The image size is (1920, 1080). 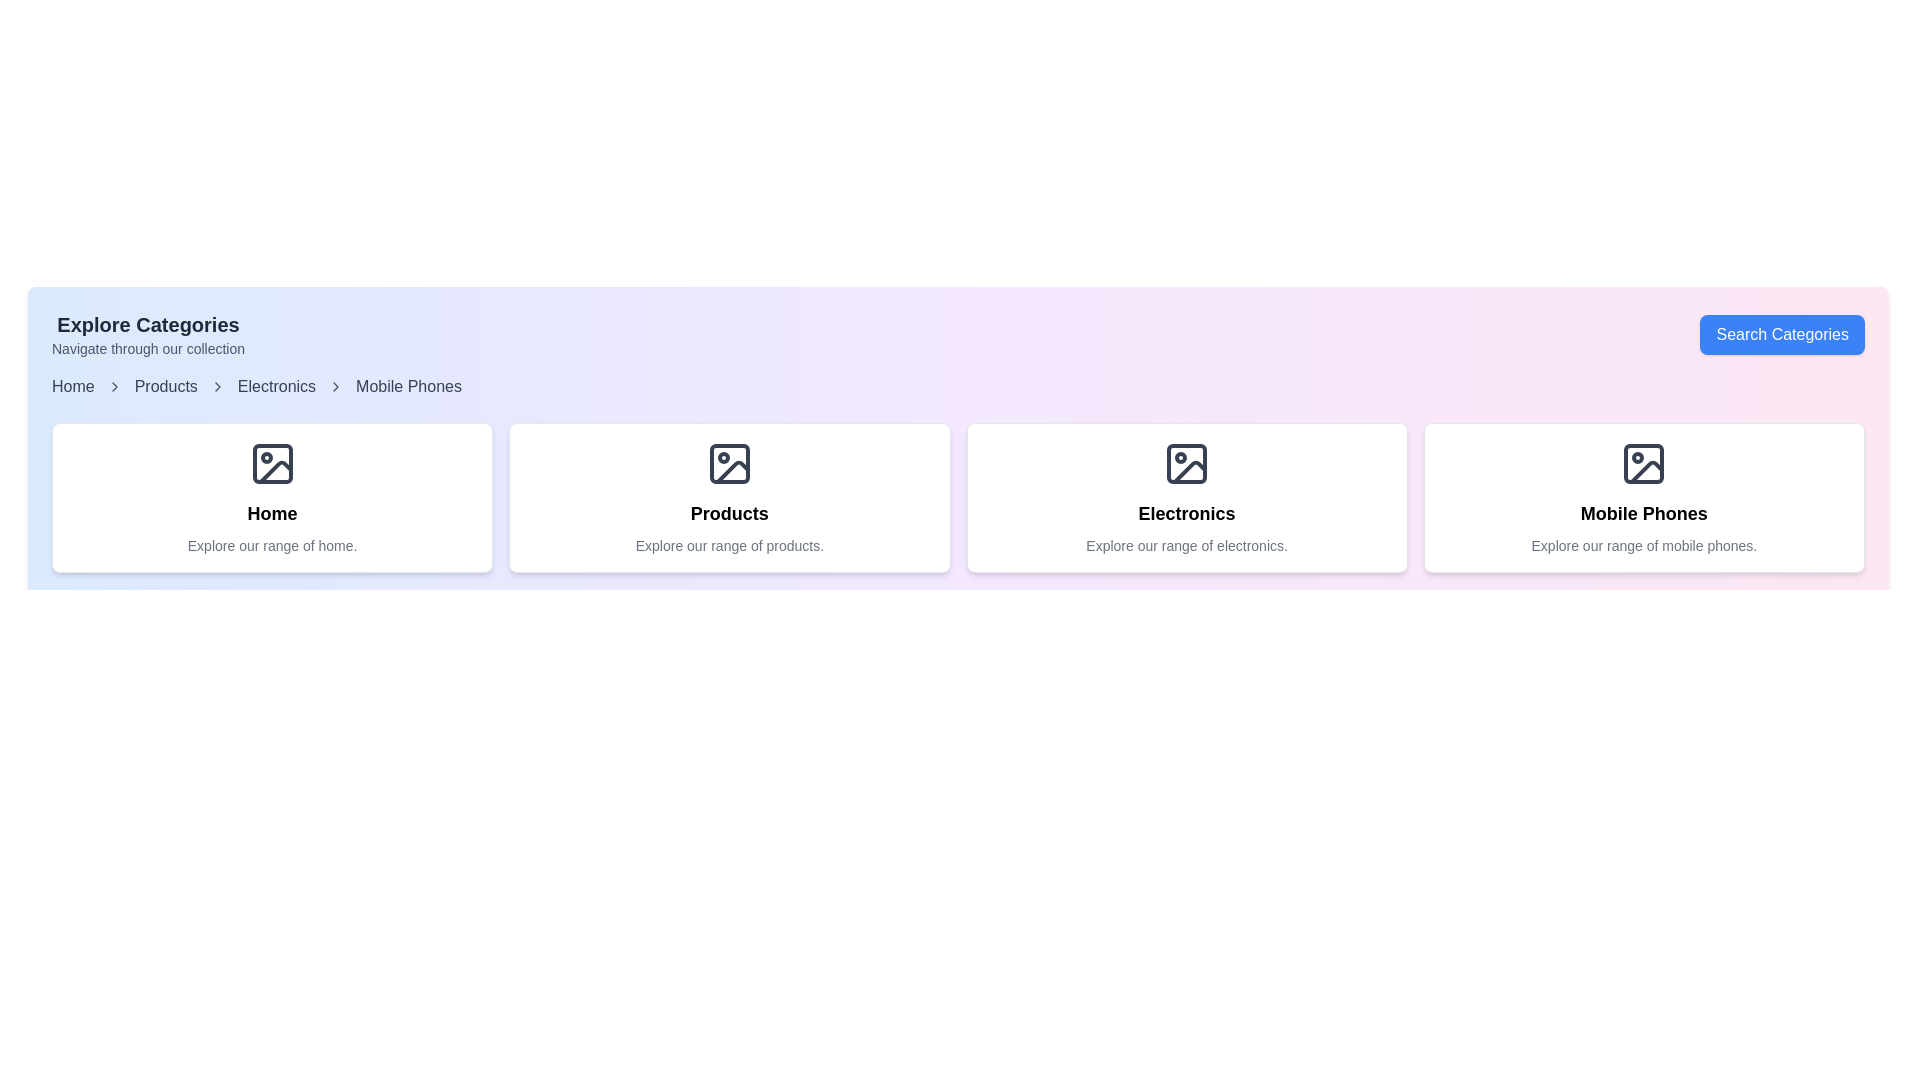 I want to click on text label that is a centered heading styled with a bold font, reading 'Mobile Phones', located at the bottom center of a card layout, so click(x=1644, y=512).